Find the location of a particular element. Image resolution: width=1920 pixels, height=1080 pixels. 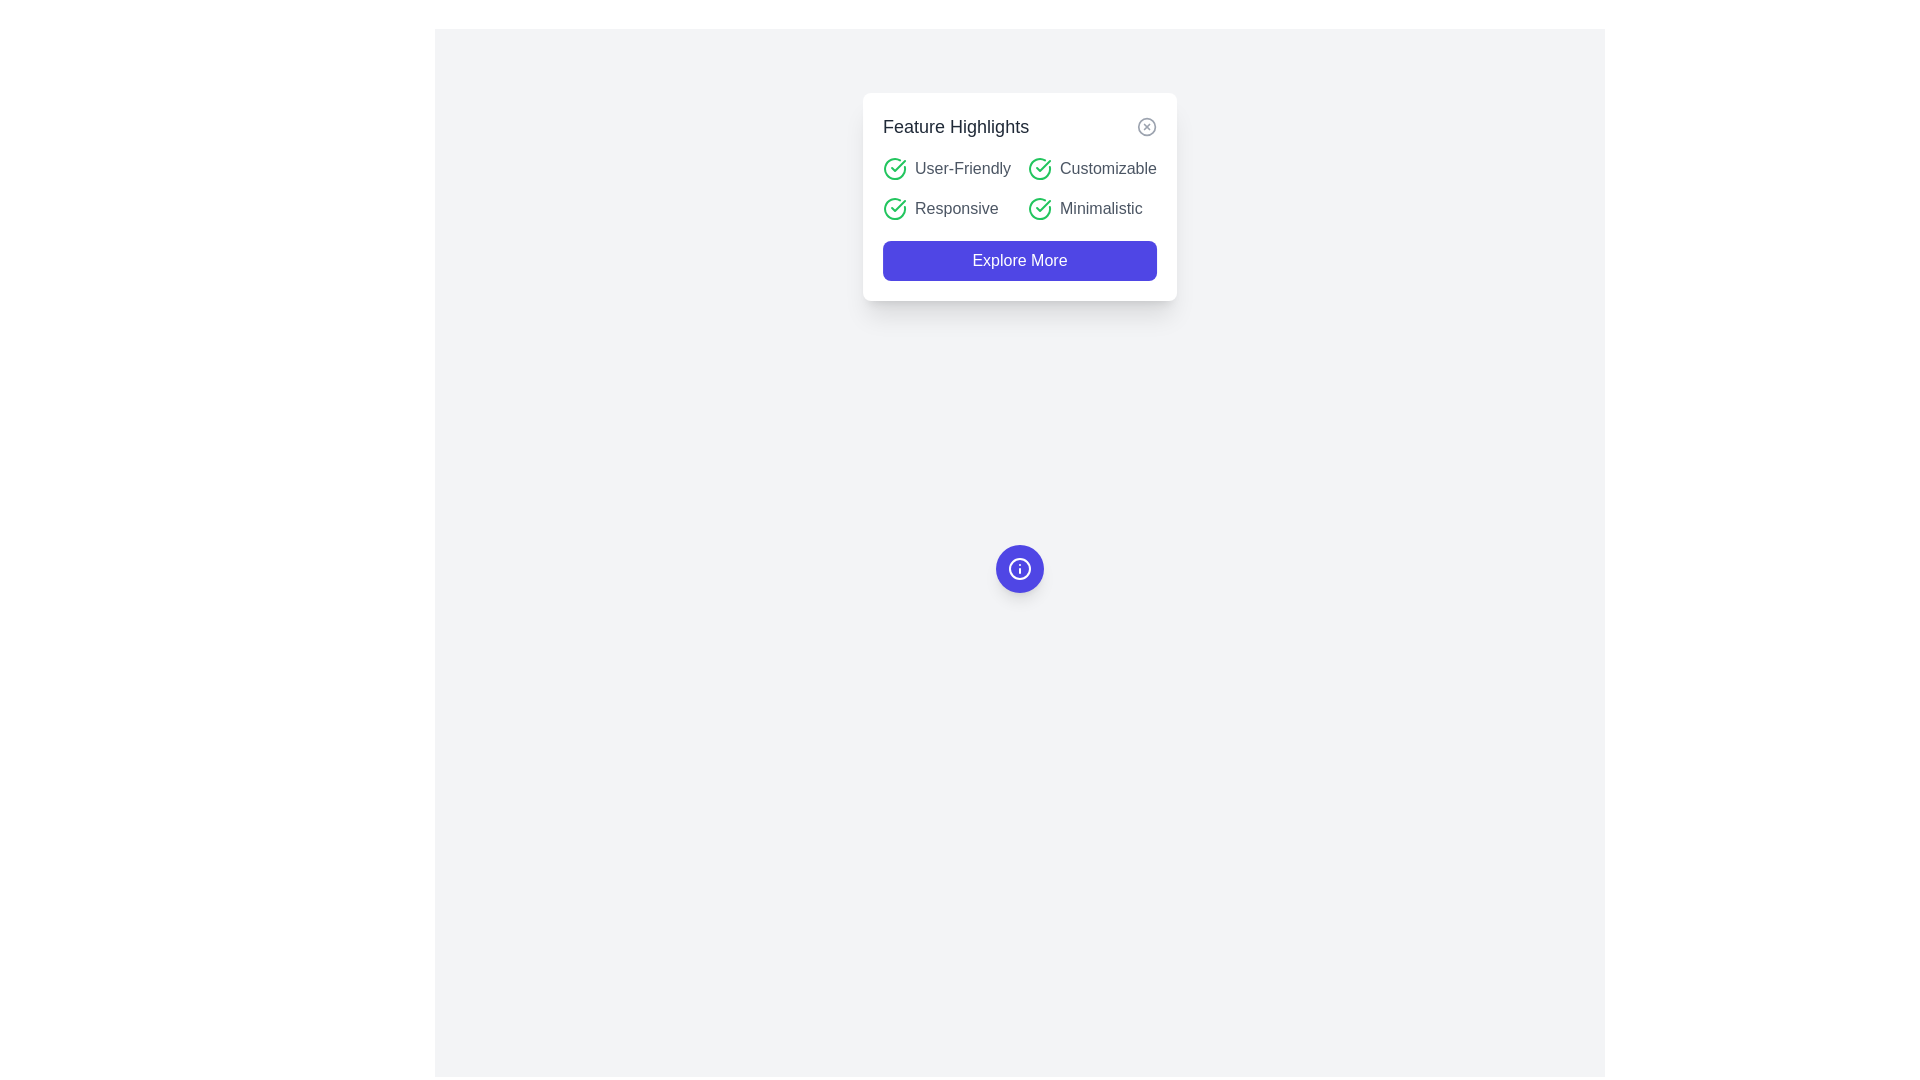

the outer circular graphical element that serves as a visual indicator or symbol within its icon structure is located at coordinates (1019, 569).